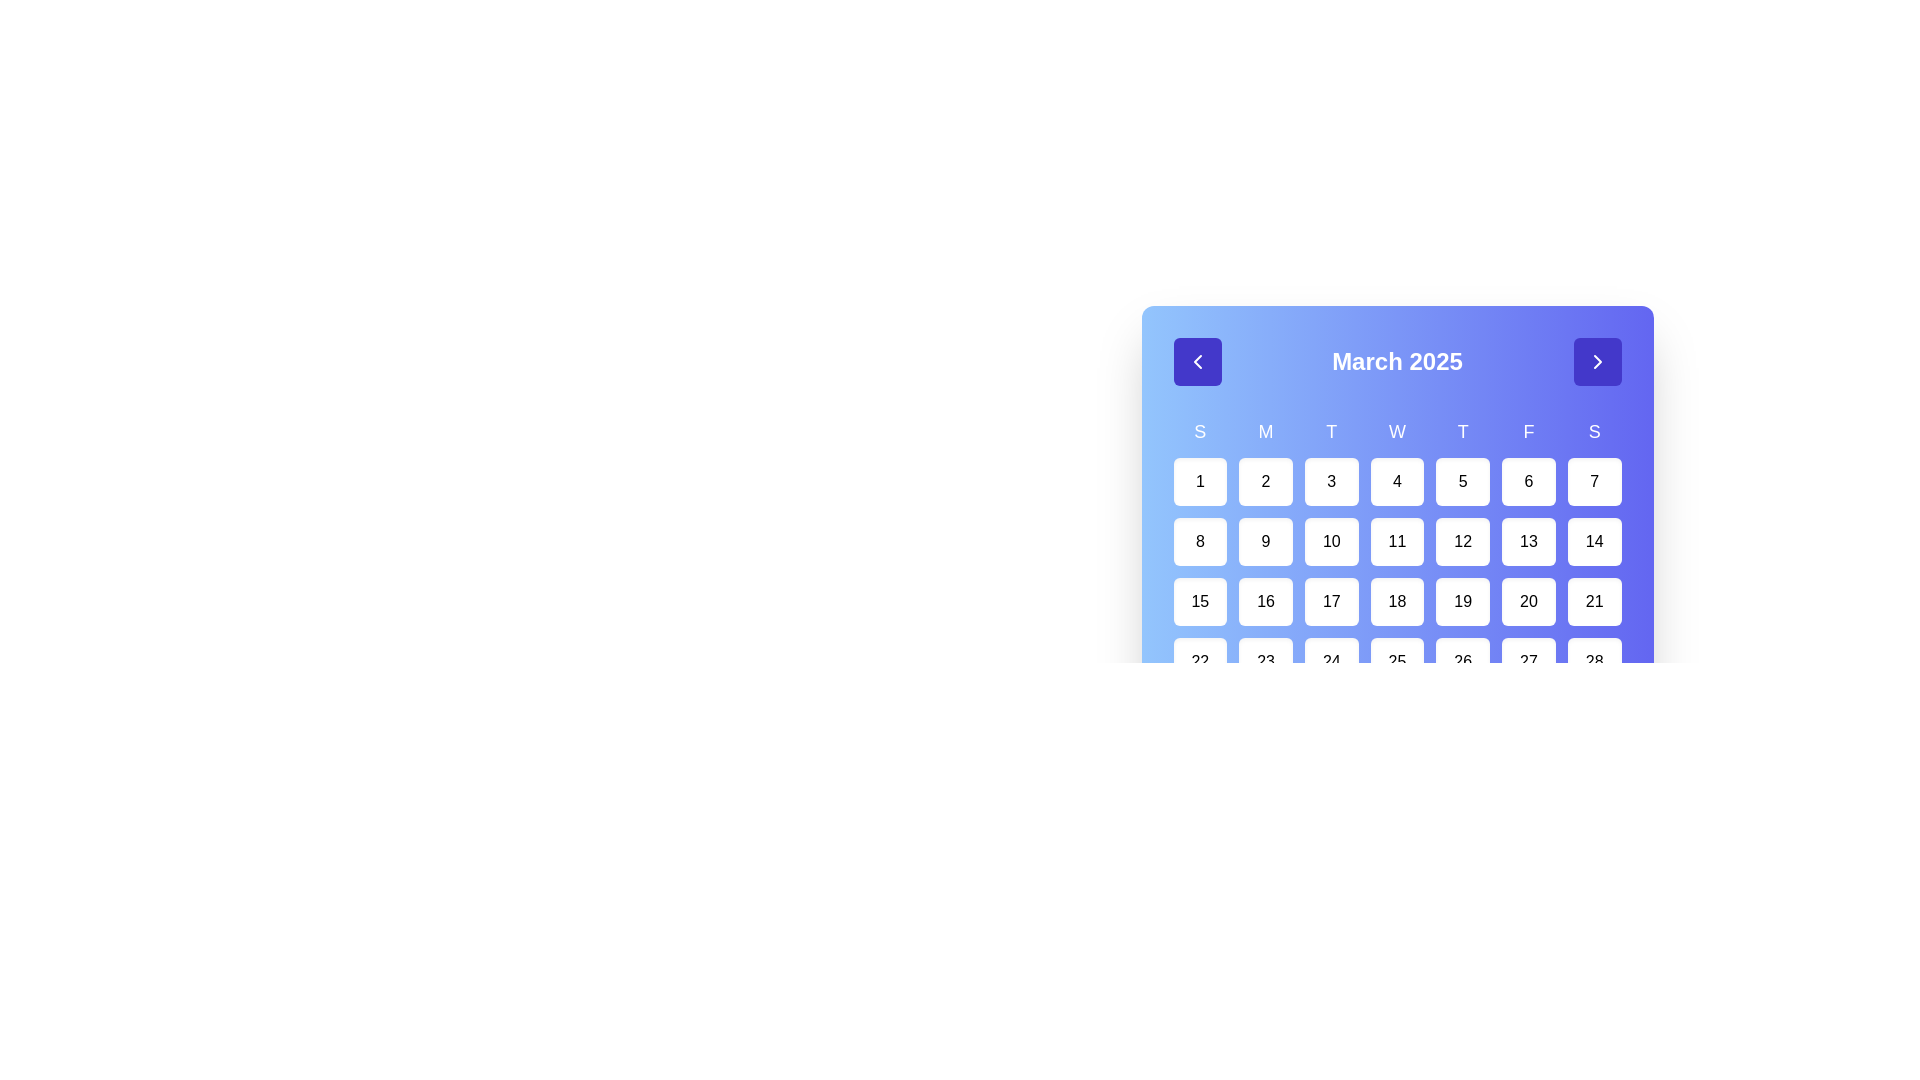 The height and width of the screenshot is (1080, 1920). I want to click on the button representing the 22nd day of the month, so click(1200, 662).